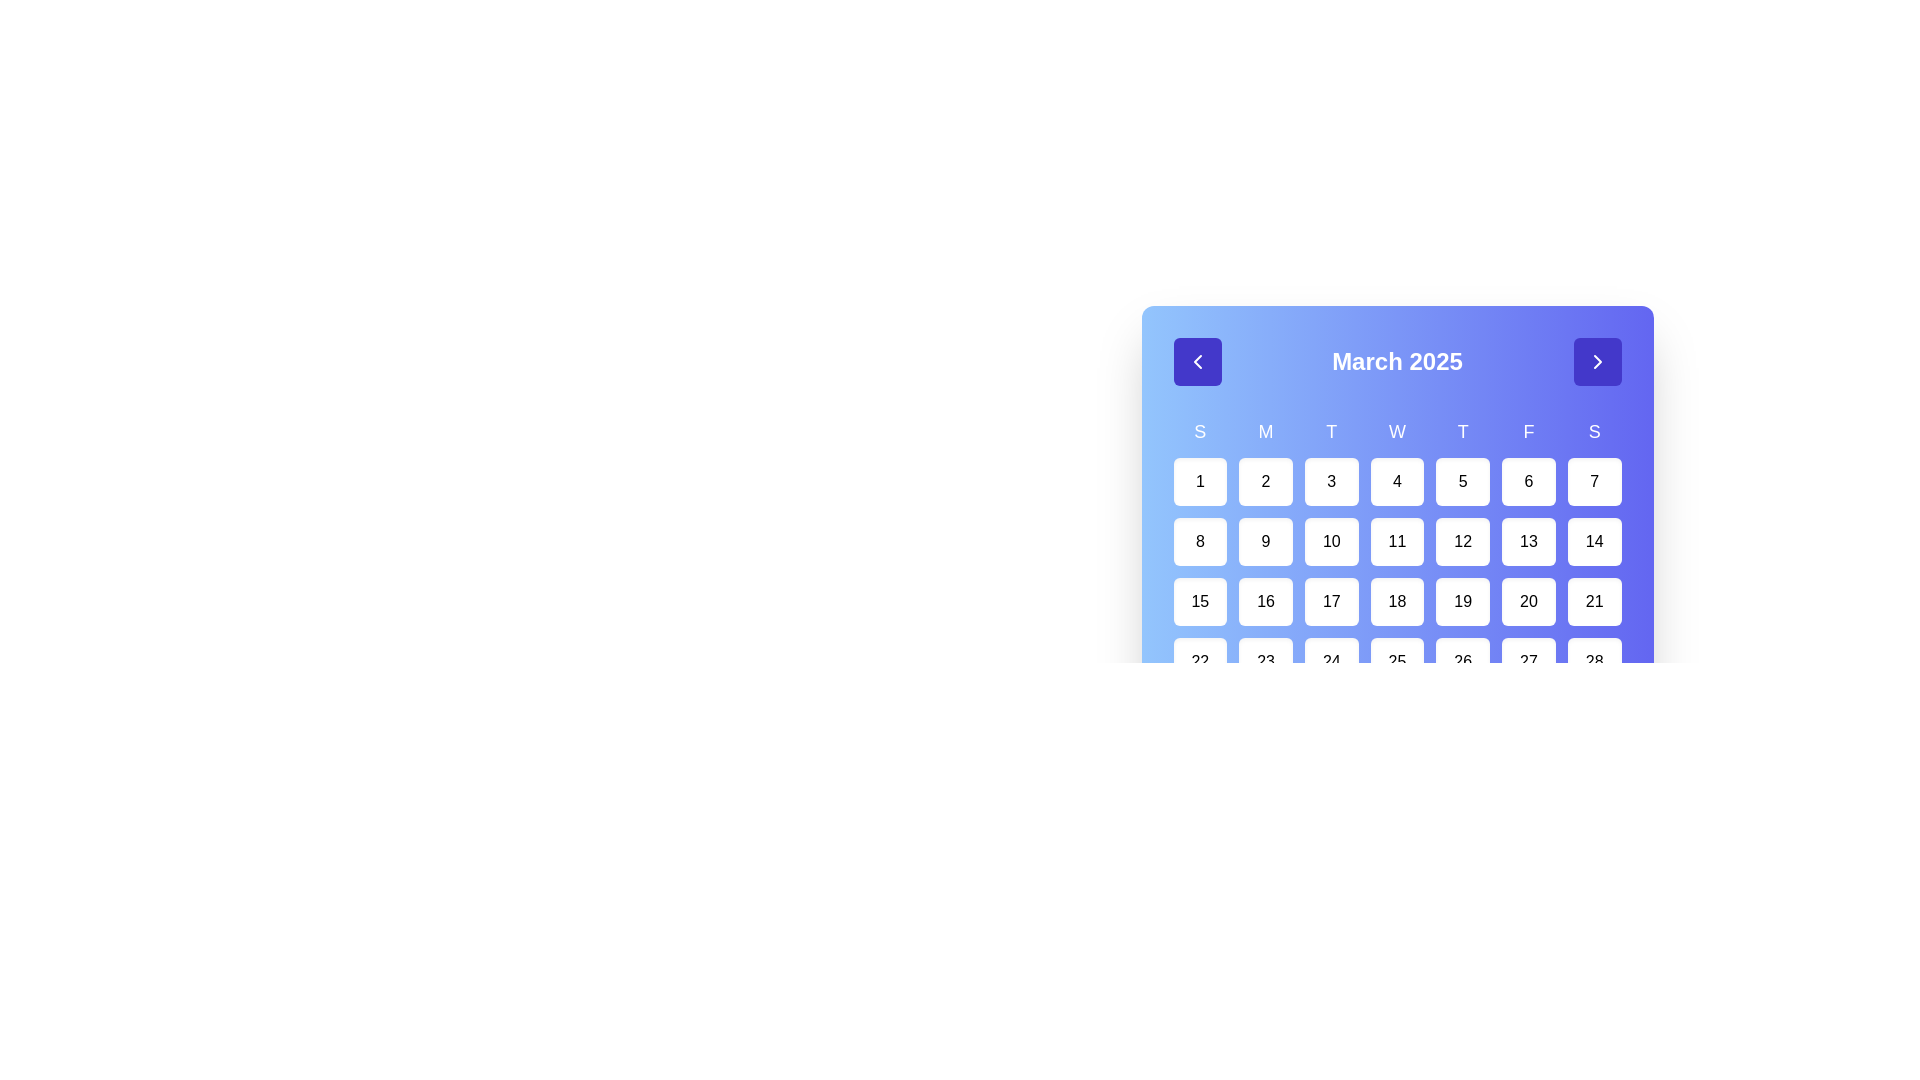 The height and width of the screenshot is (1080, 1920). I want to click on the button representing the 22nd day of the month, so click(1200, 662).